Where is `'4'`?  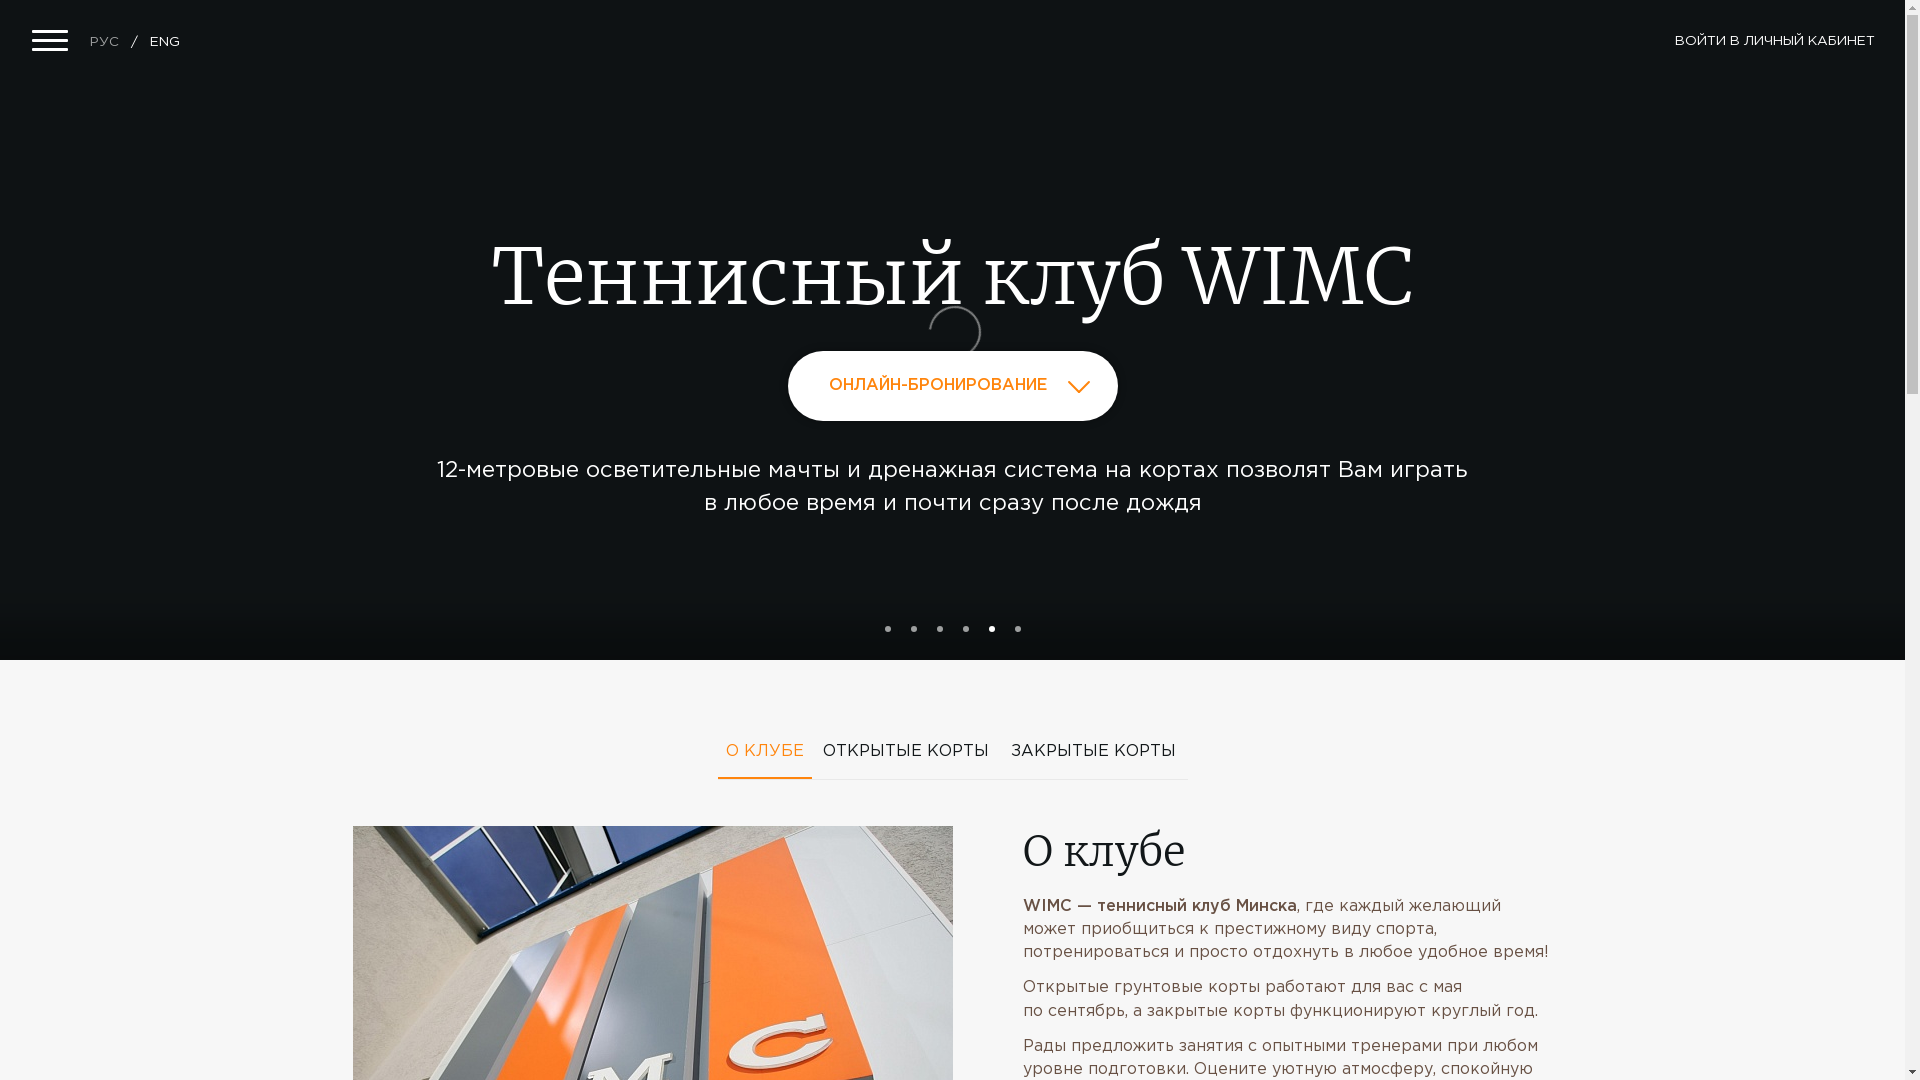
'4' is located at coordinates (961, 627).